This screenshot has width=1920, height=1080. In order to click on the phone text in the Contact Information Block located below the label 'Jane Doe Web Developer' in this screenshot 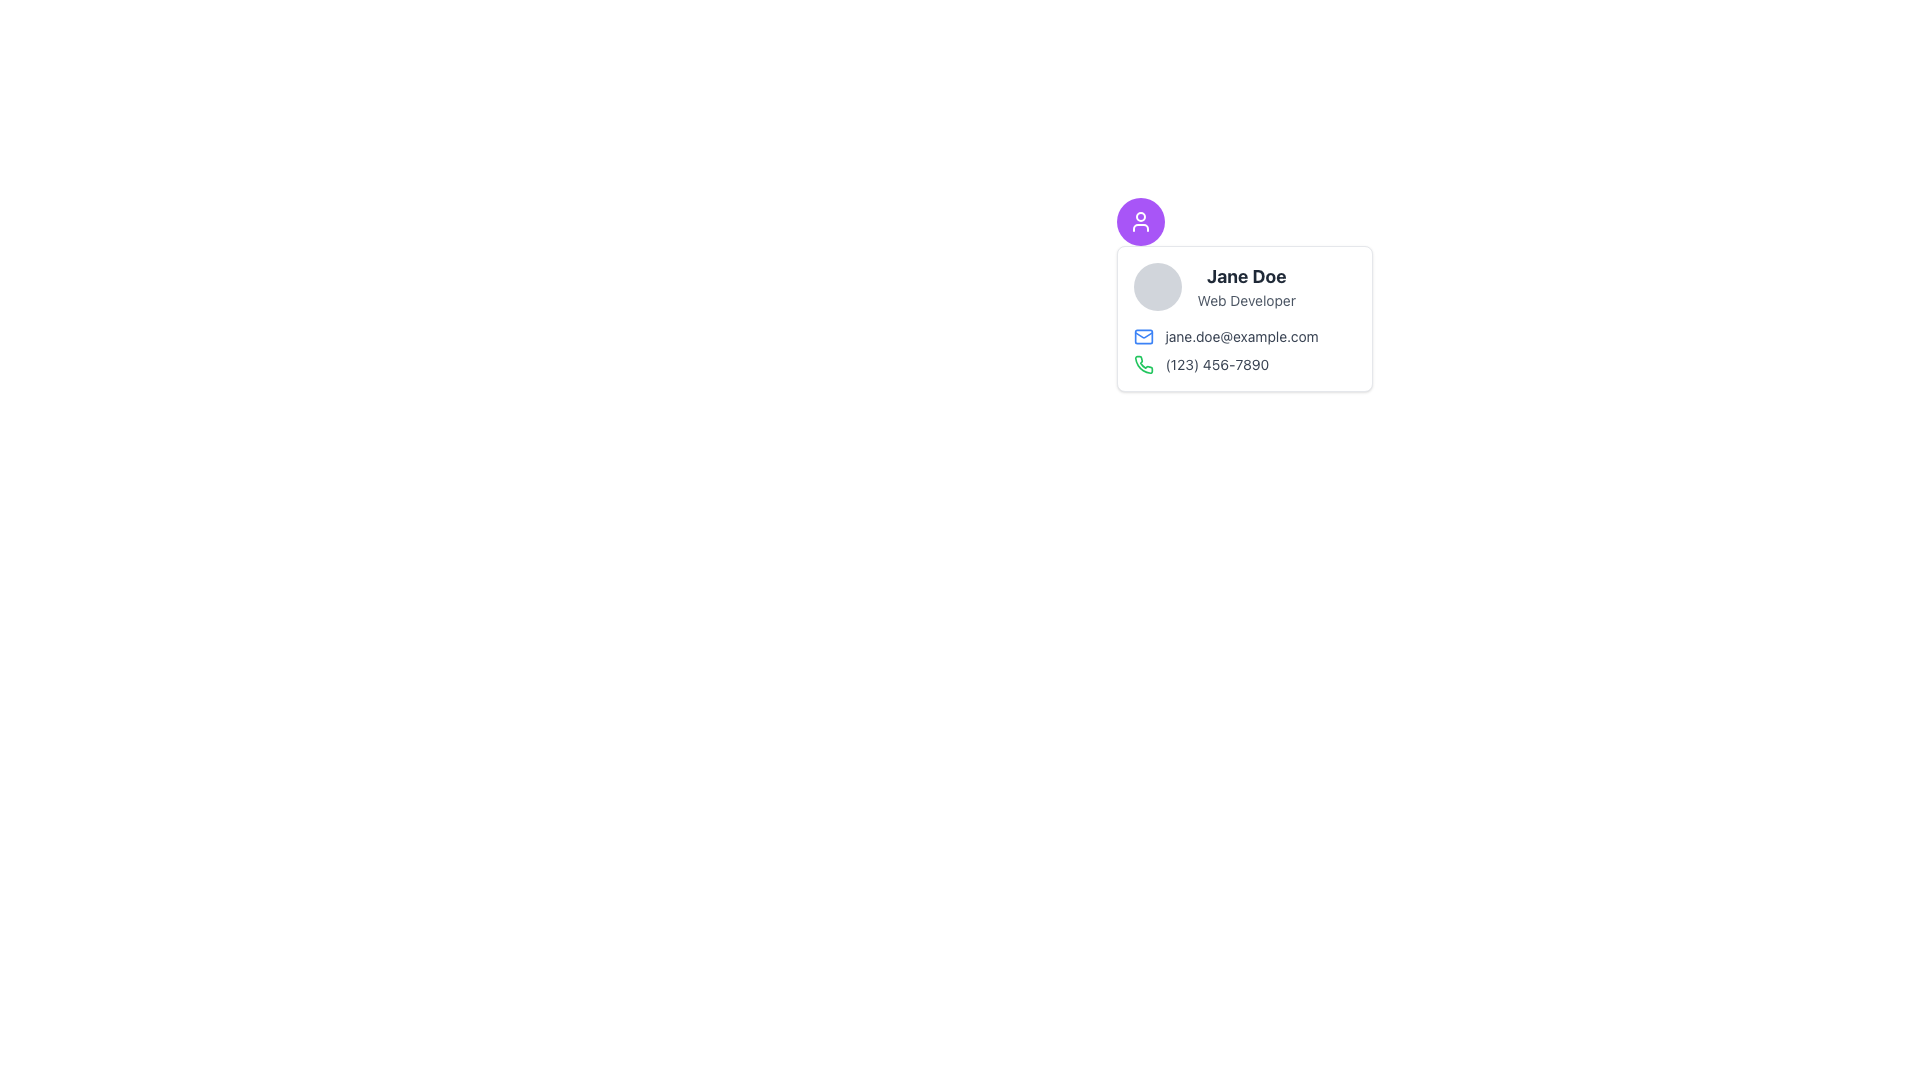, I will do `click(1243, 350)`.